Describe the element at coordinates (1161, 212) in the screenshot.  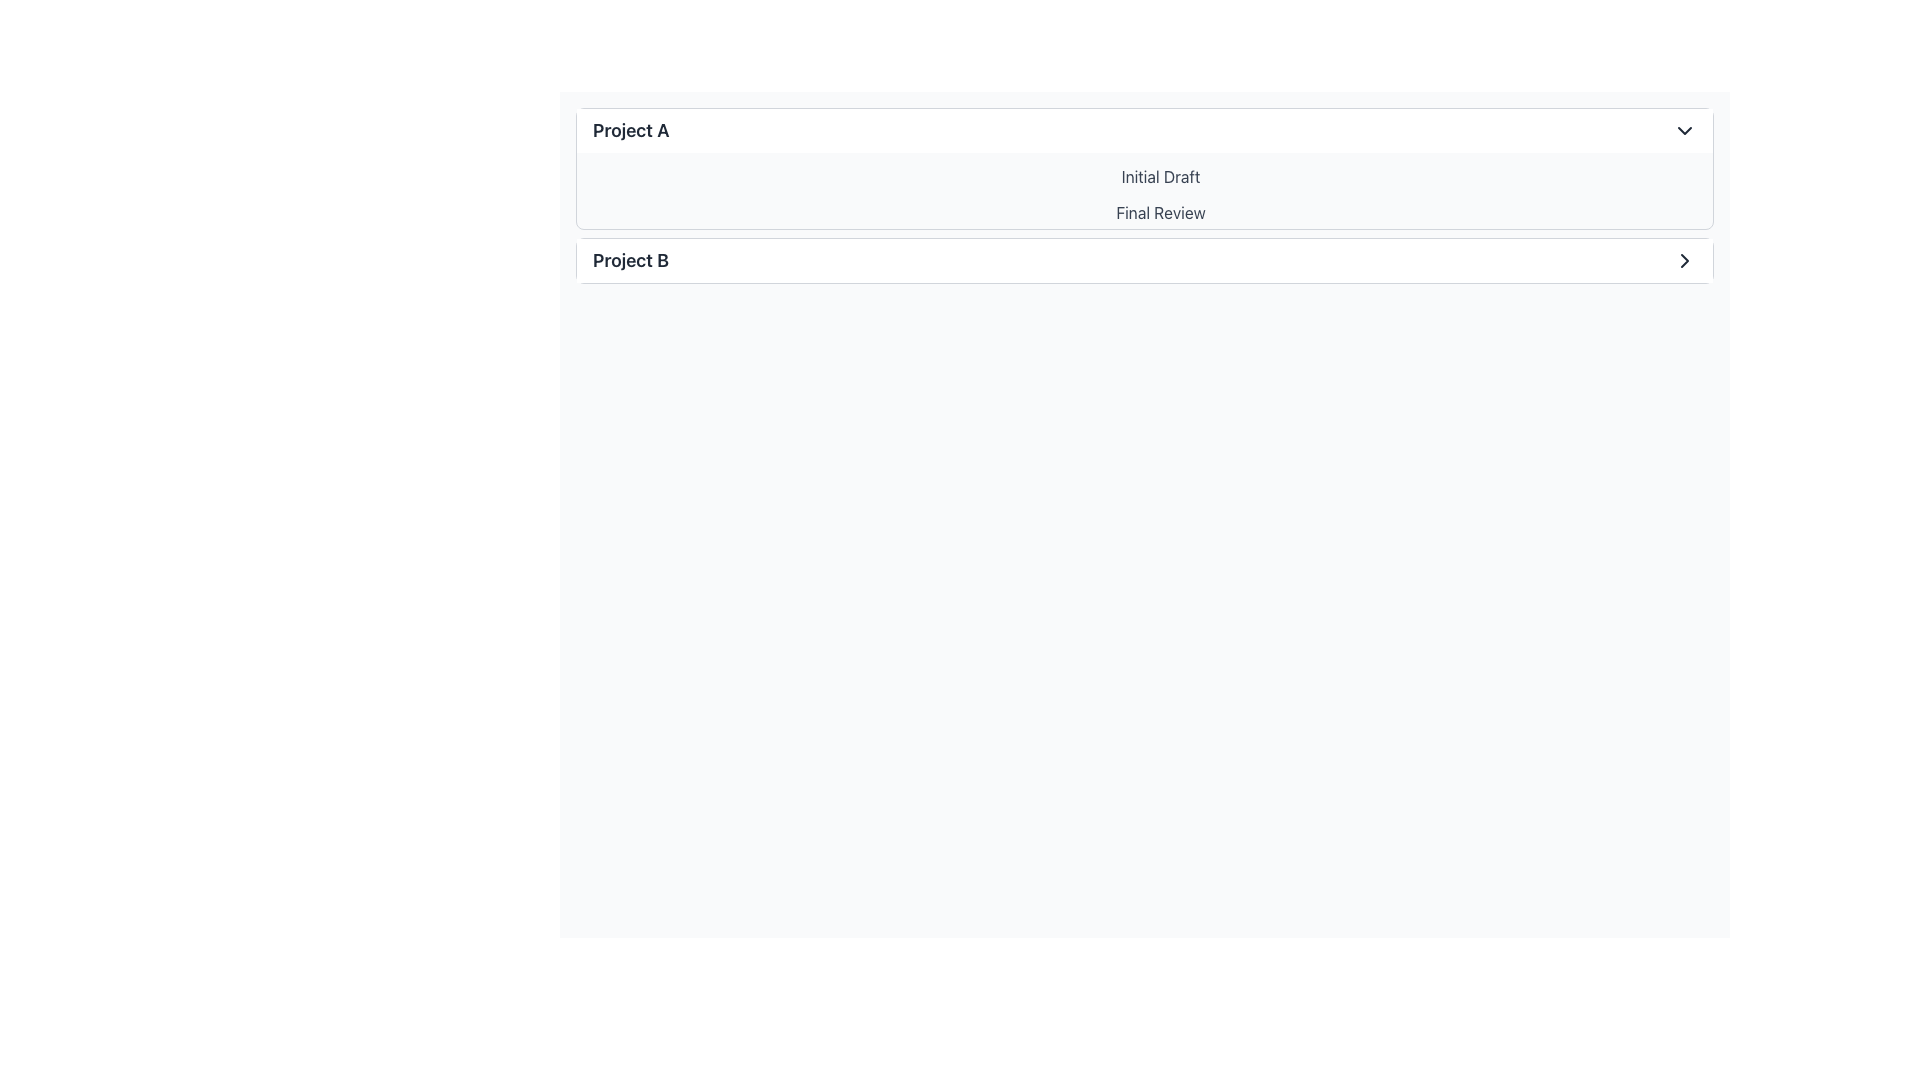
I see `the 'Final Review' text label, which is a neutral gray font indicator positioned below the 'Initial Draft' text` at that location.